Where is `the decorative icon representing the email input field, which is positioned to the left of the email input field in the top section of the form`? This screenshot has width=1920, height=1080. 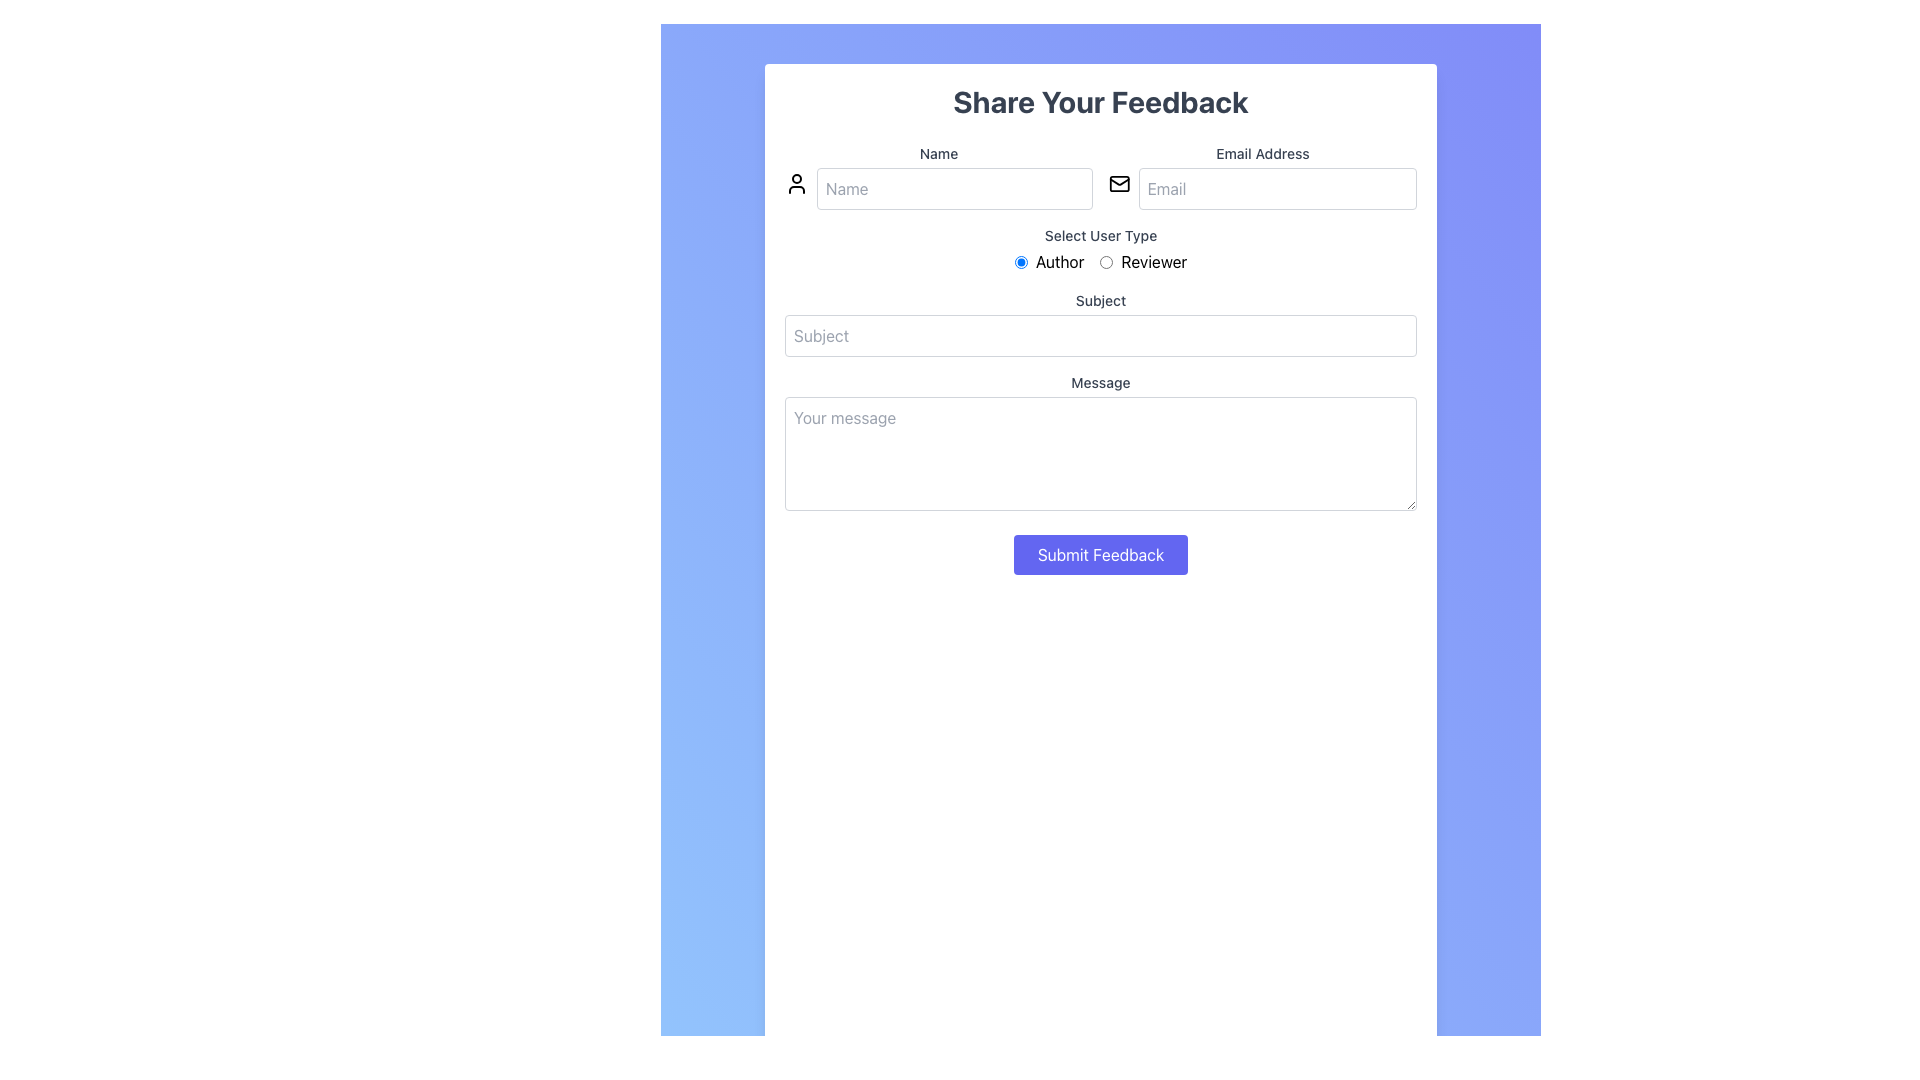 the decorative icon representing the email input field, which is positioned to the left of the email input field in the top section of the form is located at coordinates (1118, 184).